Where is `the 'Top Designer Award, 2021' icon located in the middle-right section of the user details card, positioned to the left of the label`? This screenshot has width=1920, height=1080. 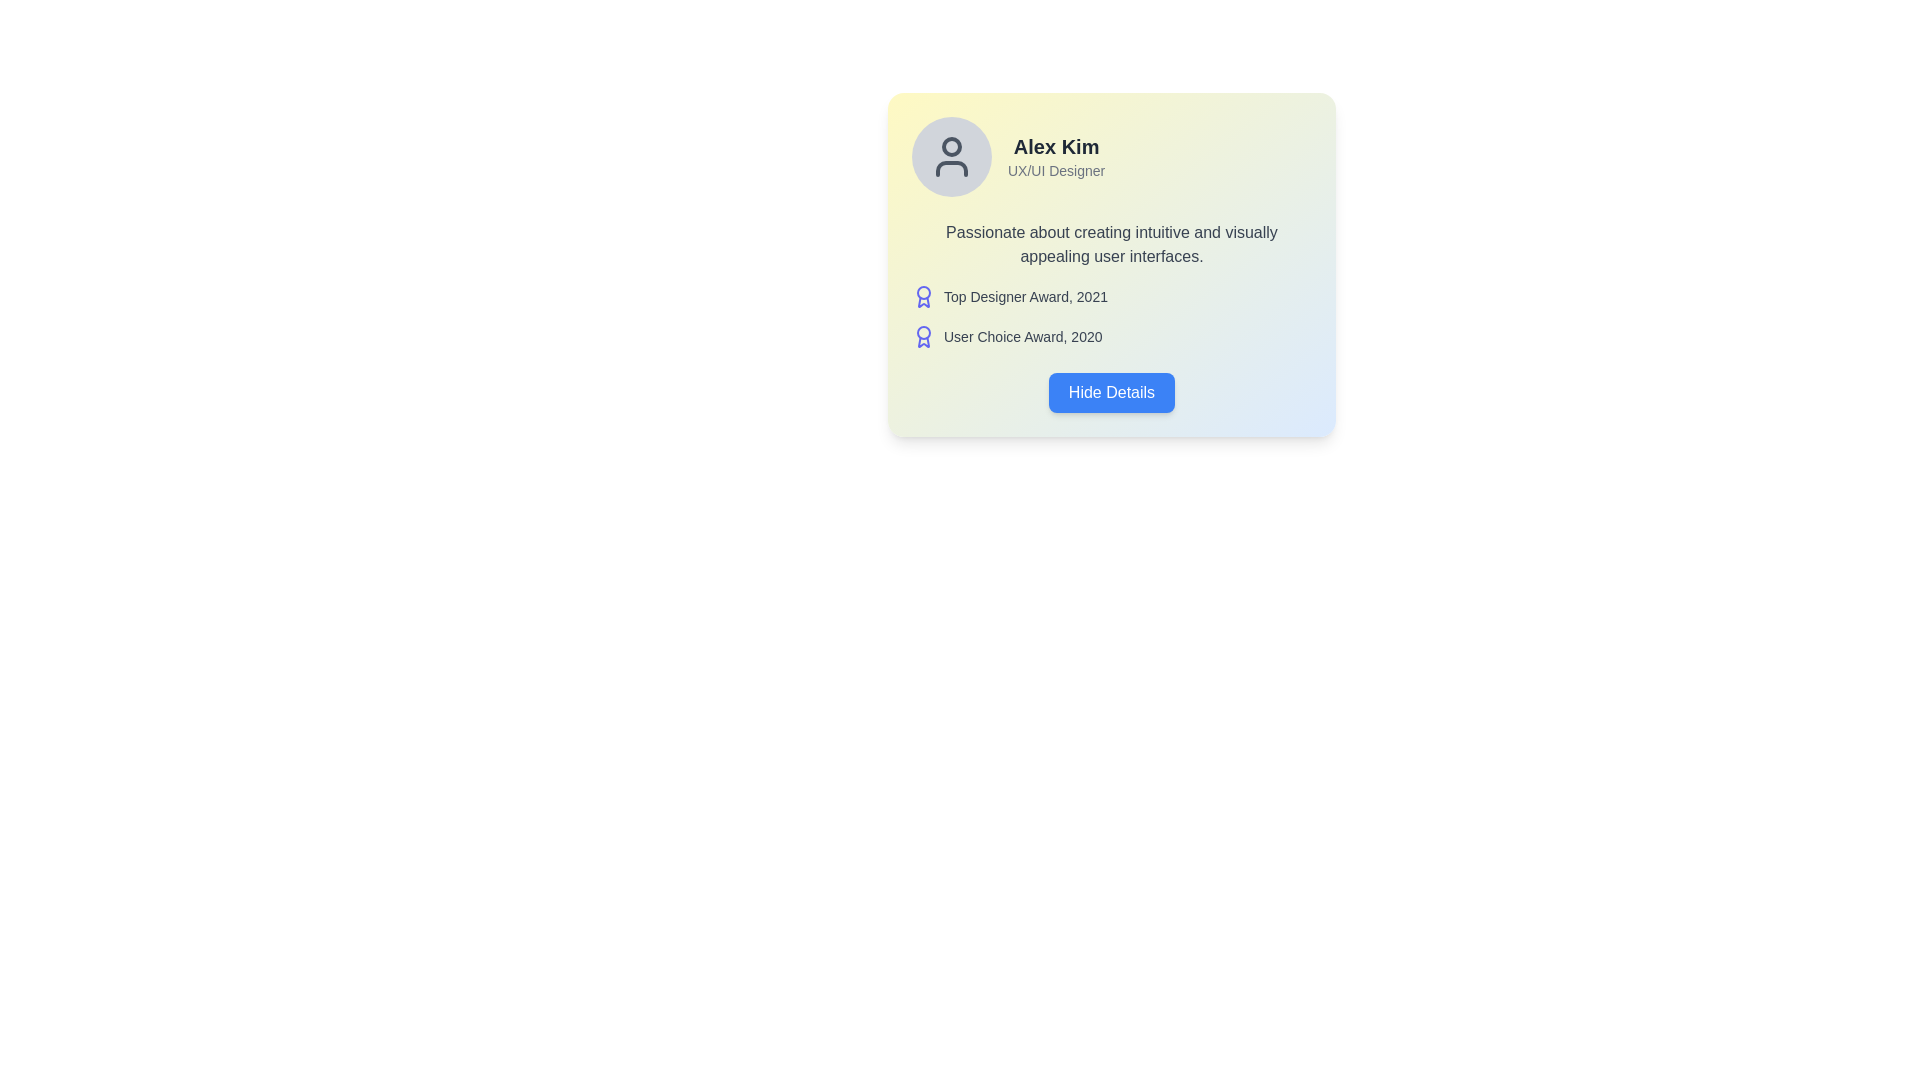 the 'Top Designer Award, 2021' icon located in the middle-right section of the user details card, positioned to the left of the label is located at coordinates (923, 297).